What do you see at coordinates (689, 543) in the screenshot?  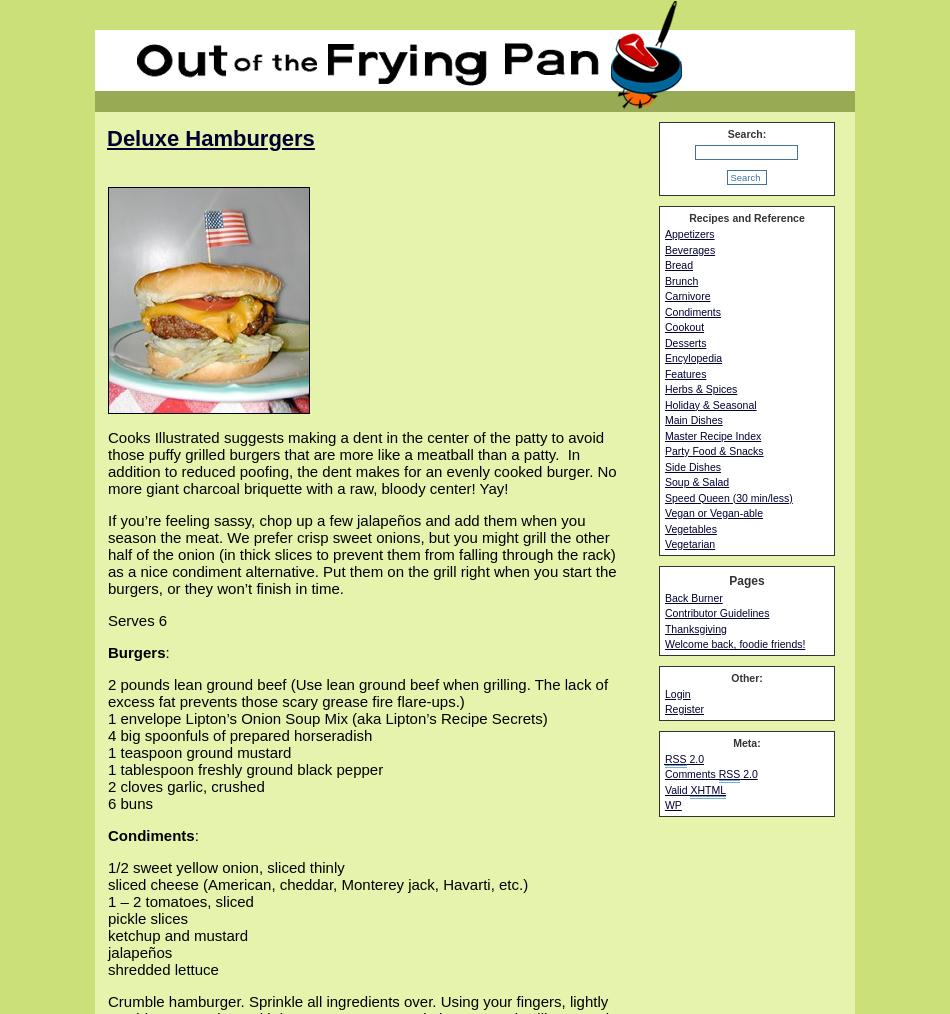 I see `'Vegetarian'` at bounding box center [689, 543].